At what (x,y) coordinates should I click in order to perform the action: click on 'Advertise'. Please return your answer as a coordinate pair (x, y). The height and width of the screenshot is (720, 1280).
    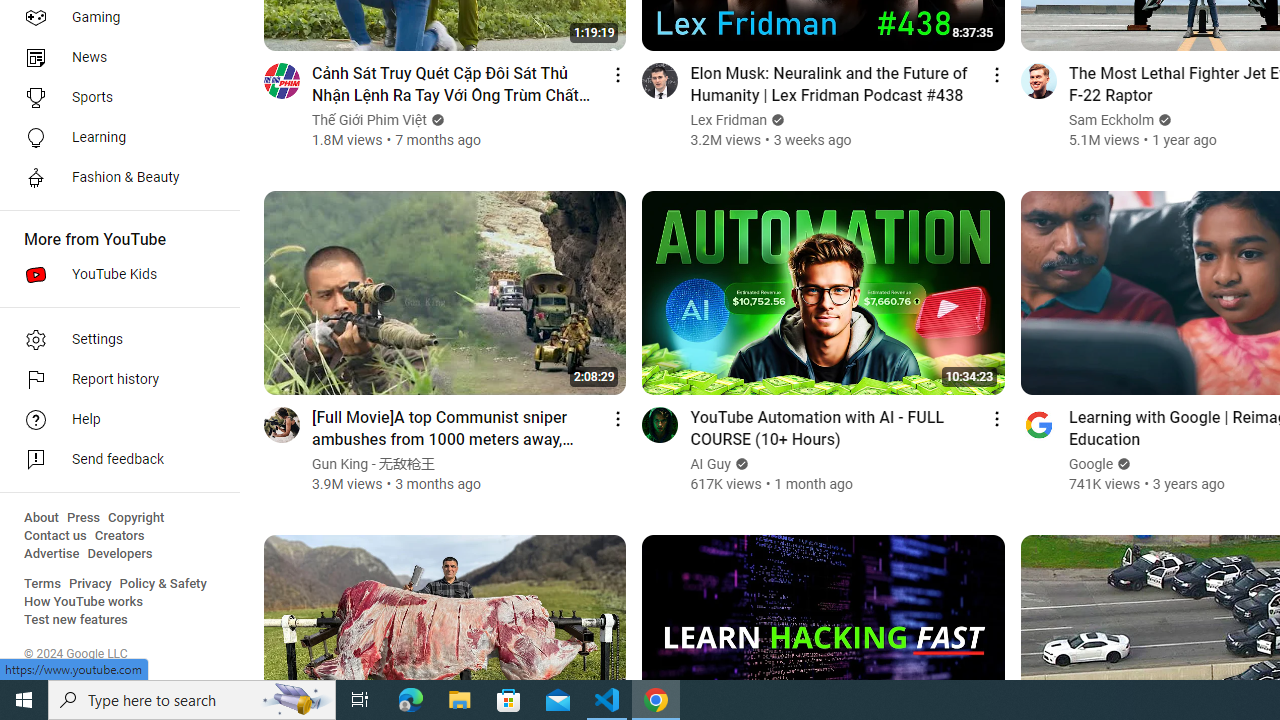
    Looking at the image, I should click on (51, 554).